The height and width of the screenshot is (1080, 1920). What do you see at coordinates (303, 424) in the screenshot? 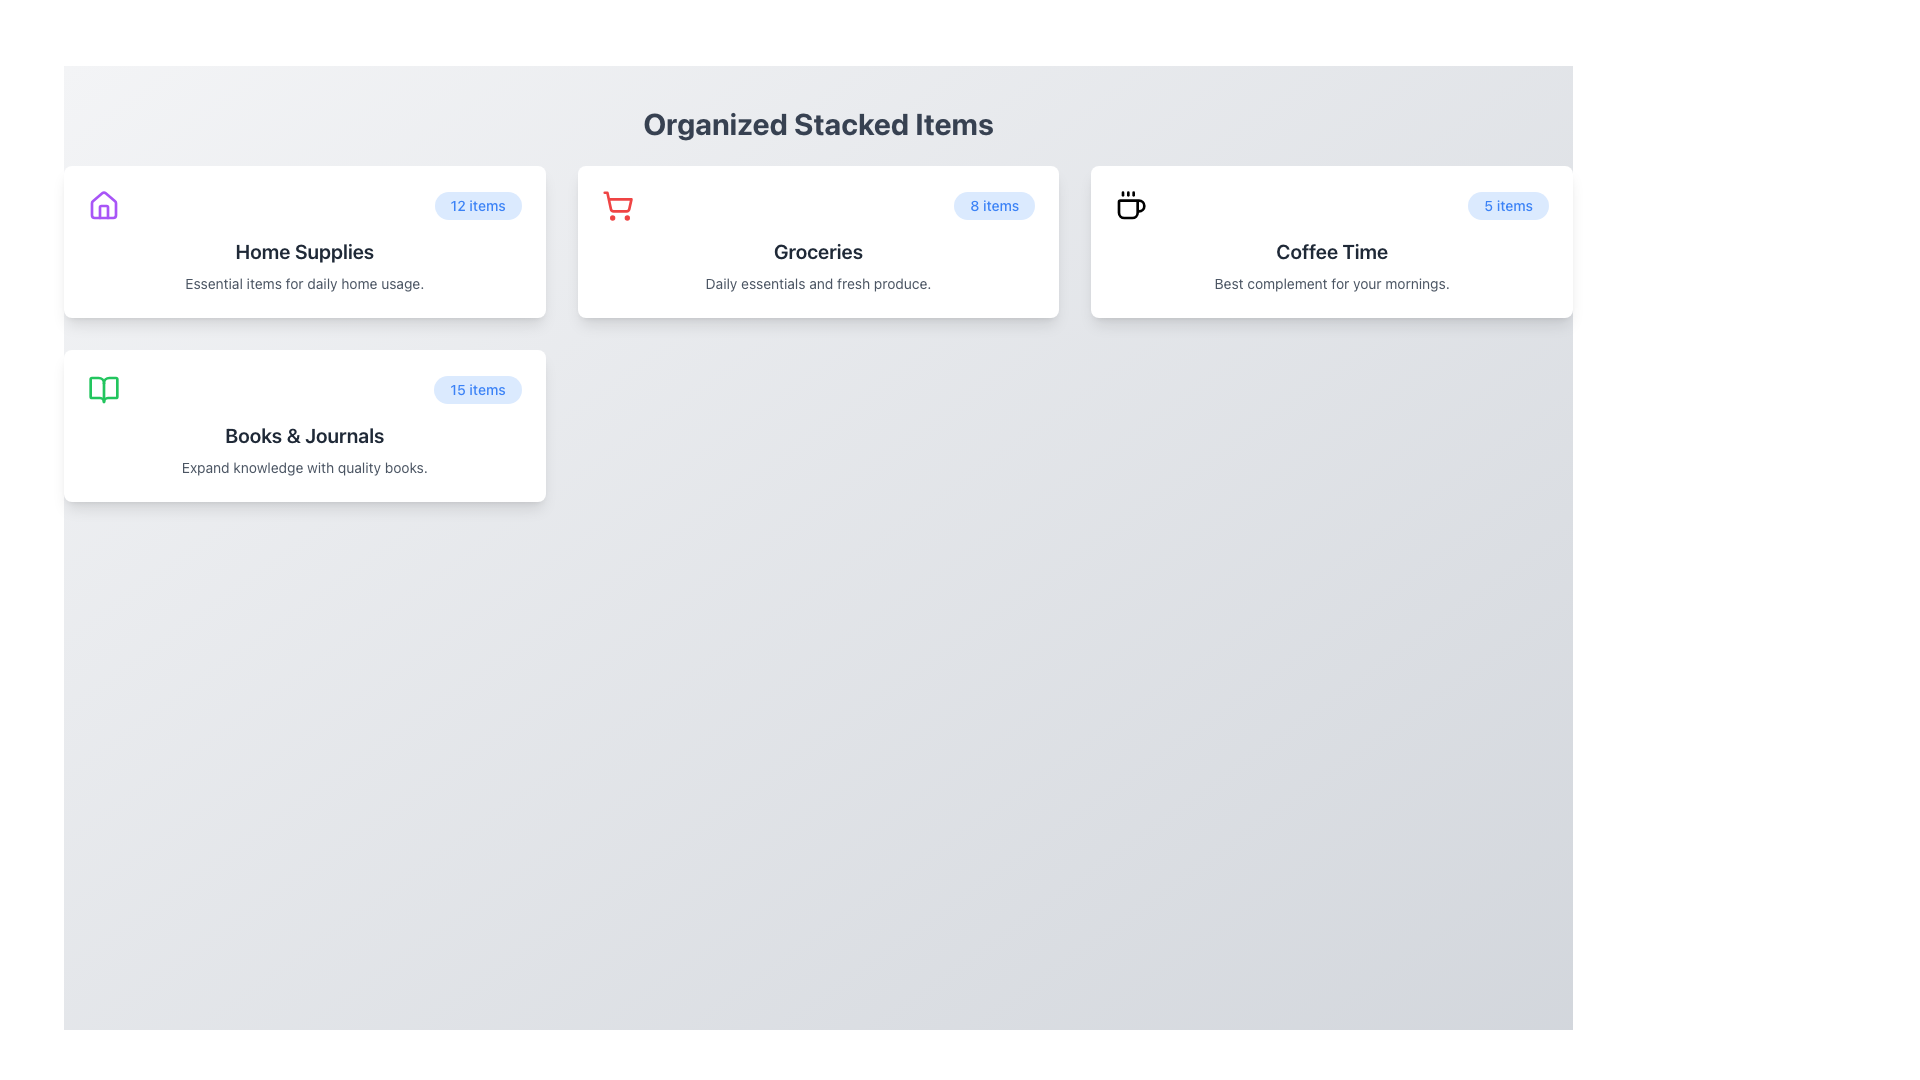
I see `the 'Books & Journals' category card located in the bottom-left corner of the grid layout` at bounding box center [303, 424].